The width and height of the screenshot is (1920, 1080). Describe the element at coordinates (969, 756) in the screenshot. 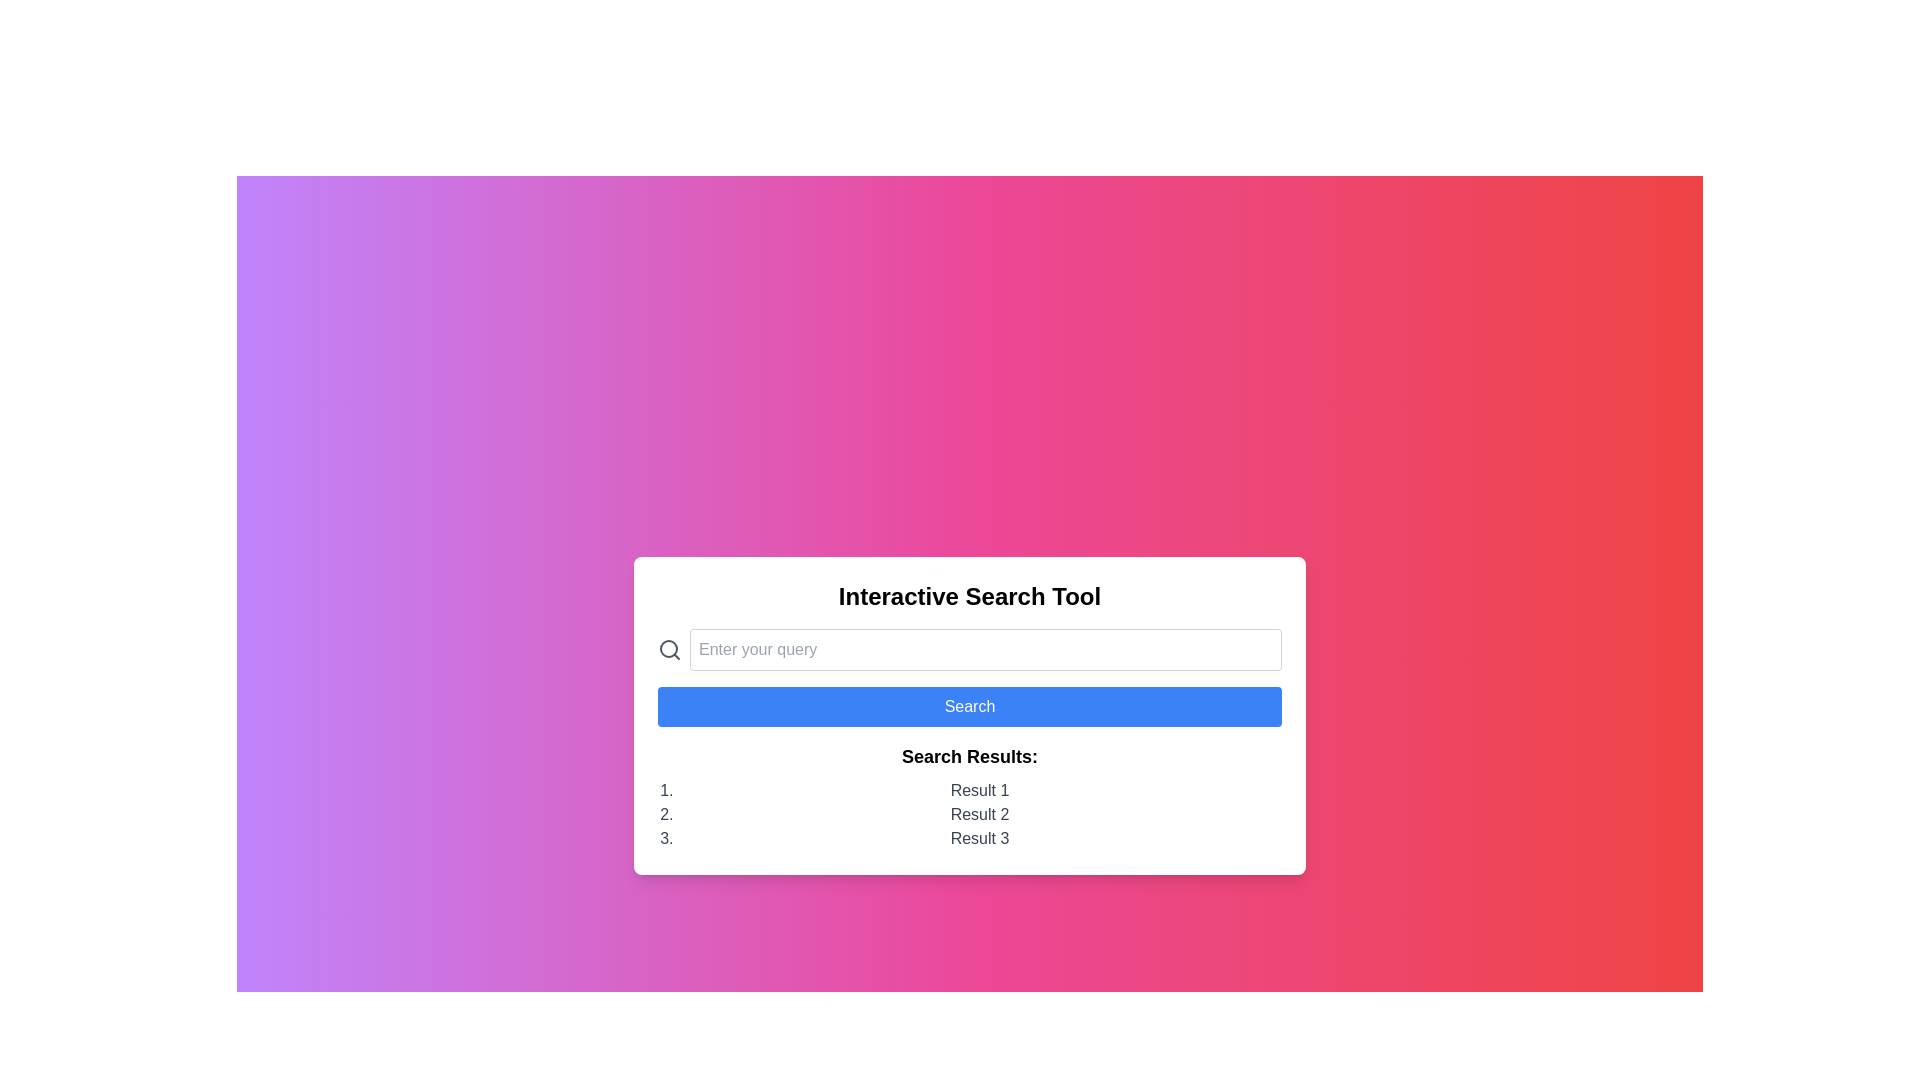

I see `the text label that serves as a heading for the search results section, positioned below the blue 'Search' button and above the numbered list of search results` at that location.